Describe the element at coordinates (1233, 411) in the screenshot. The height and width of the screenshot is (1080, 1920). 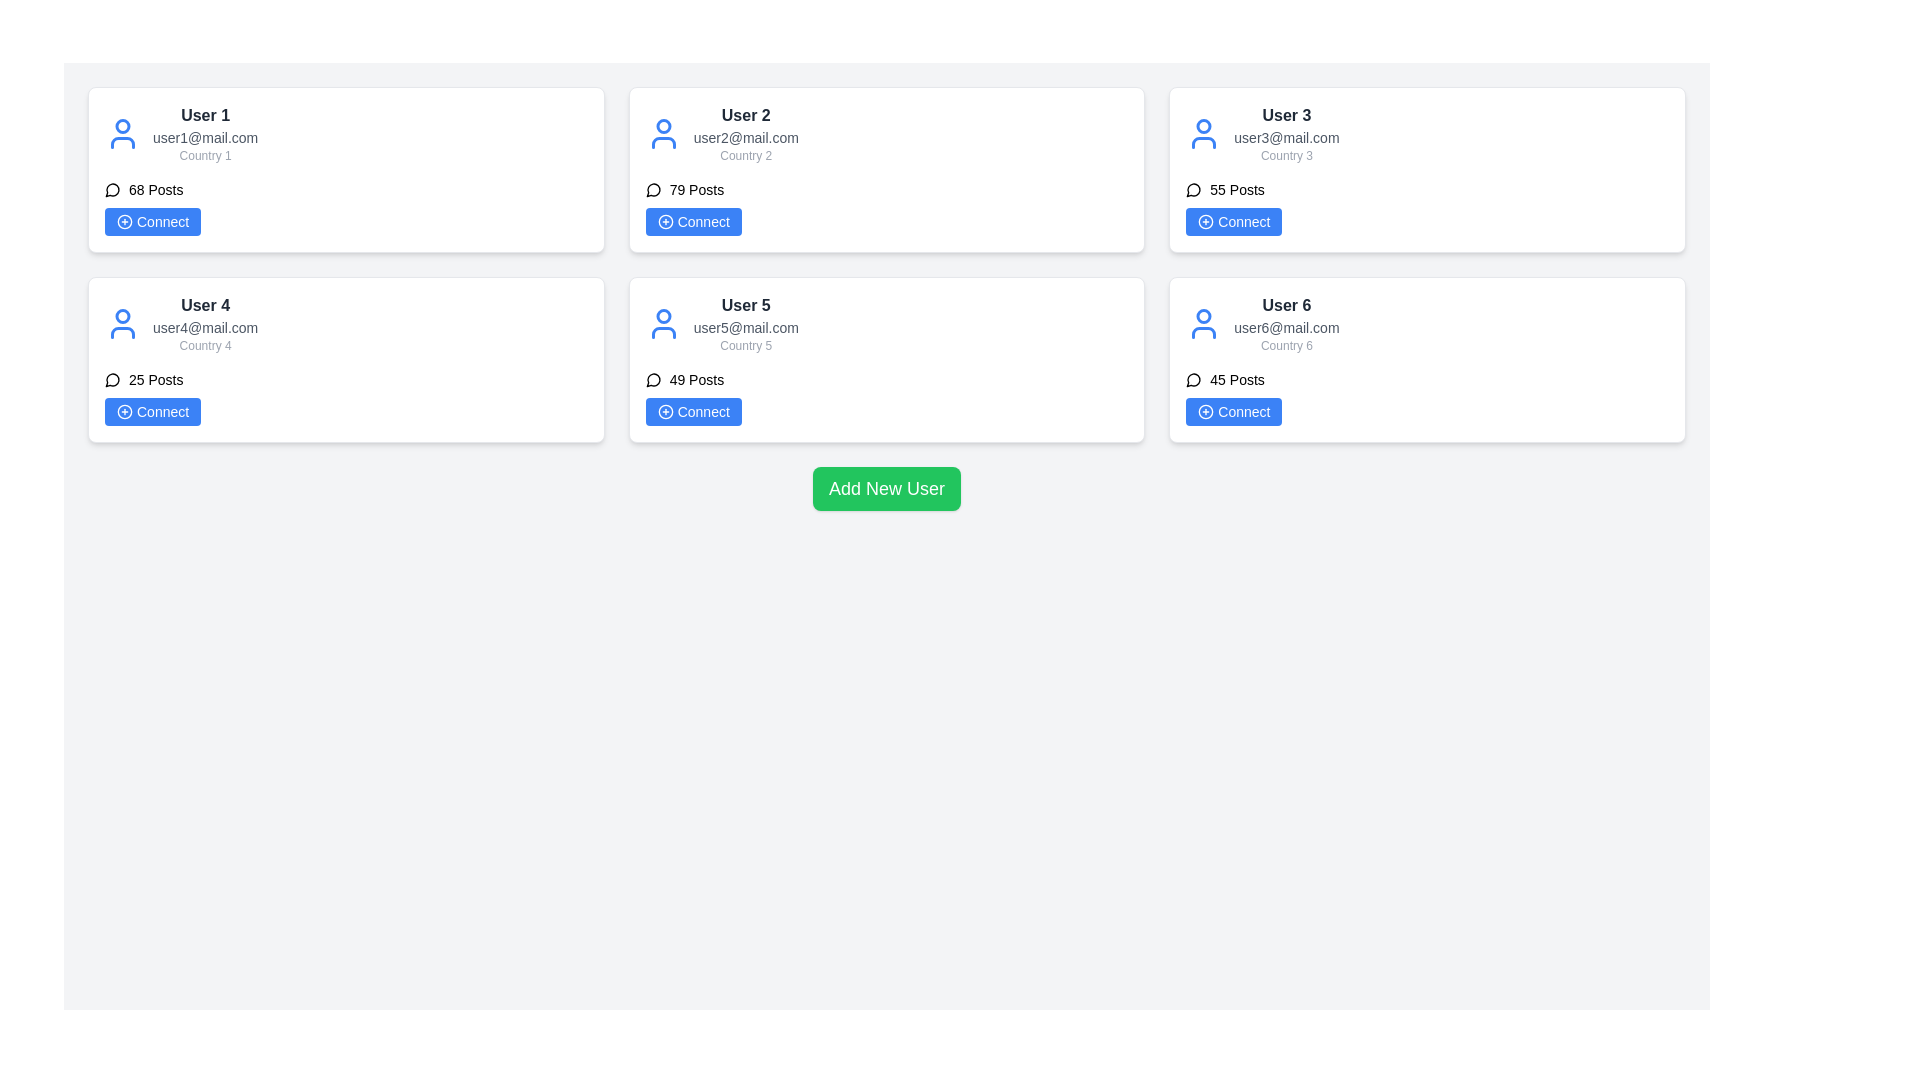
I see `the button located at the bottom right corner of the card labeled 'User 6'` at that location.